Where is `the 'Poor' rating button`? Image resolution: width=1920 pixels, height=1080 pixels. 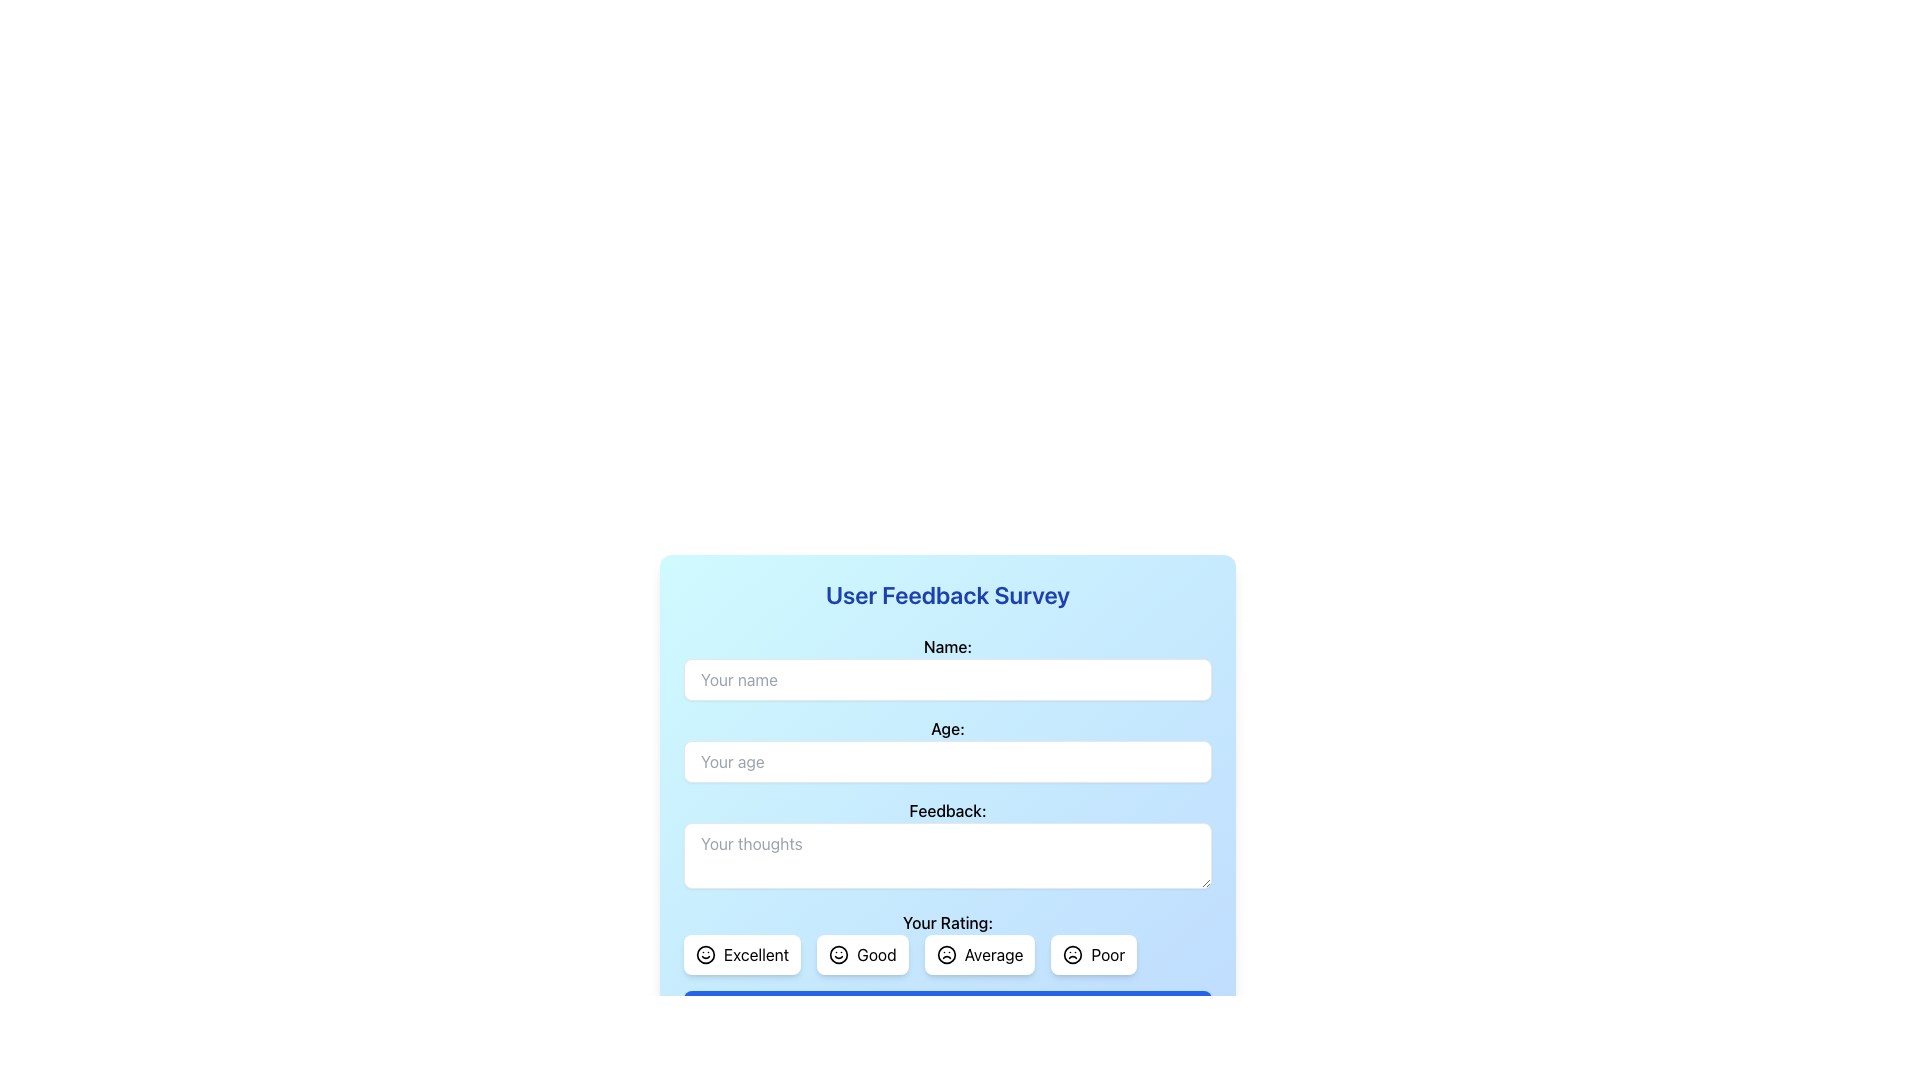
the 'Poor' rating button is located at coordinates (1107, 954).